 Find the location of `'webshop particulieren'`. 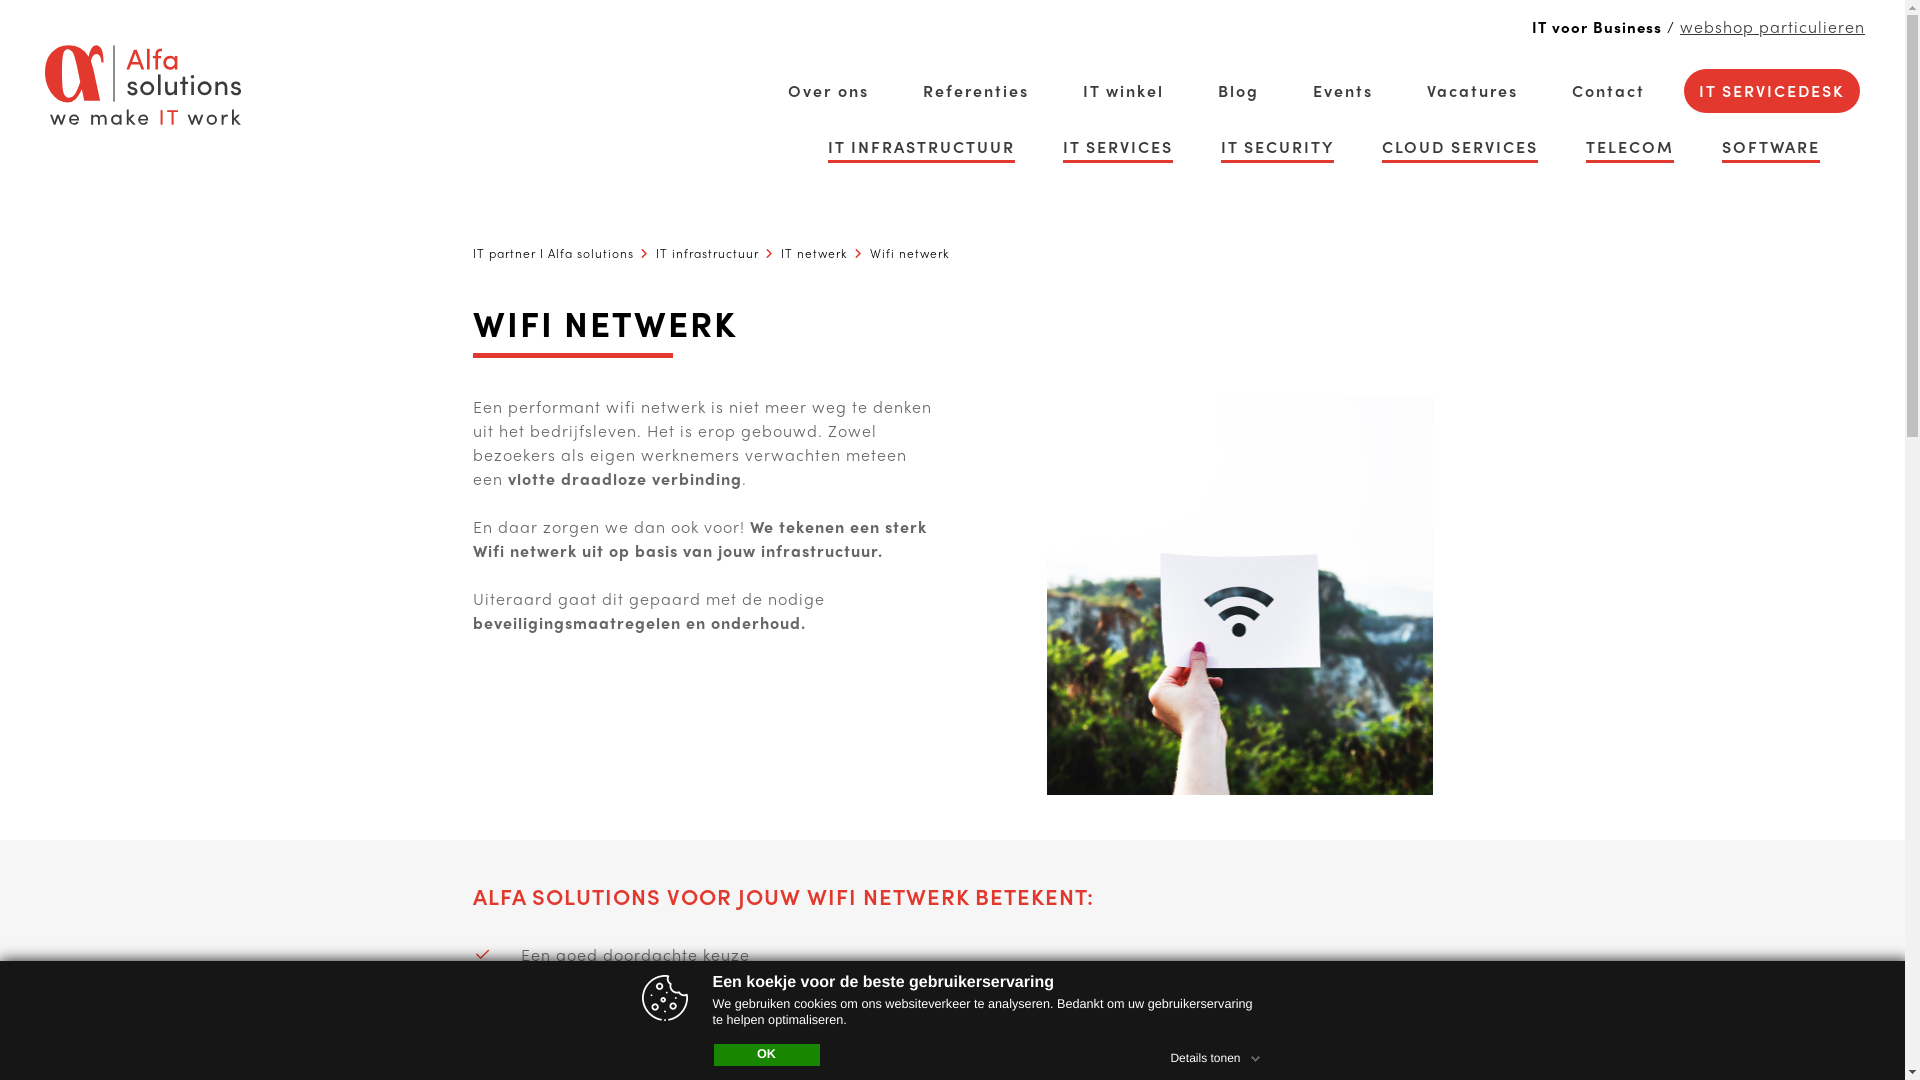

'webshop particulieren' is located at coordinates (1772, 26).